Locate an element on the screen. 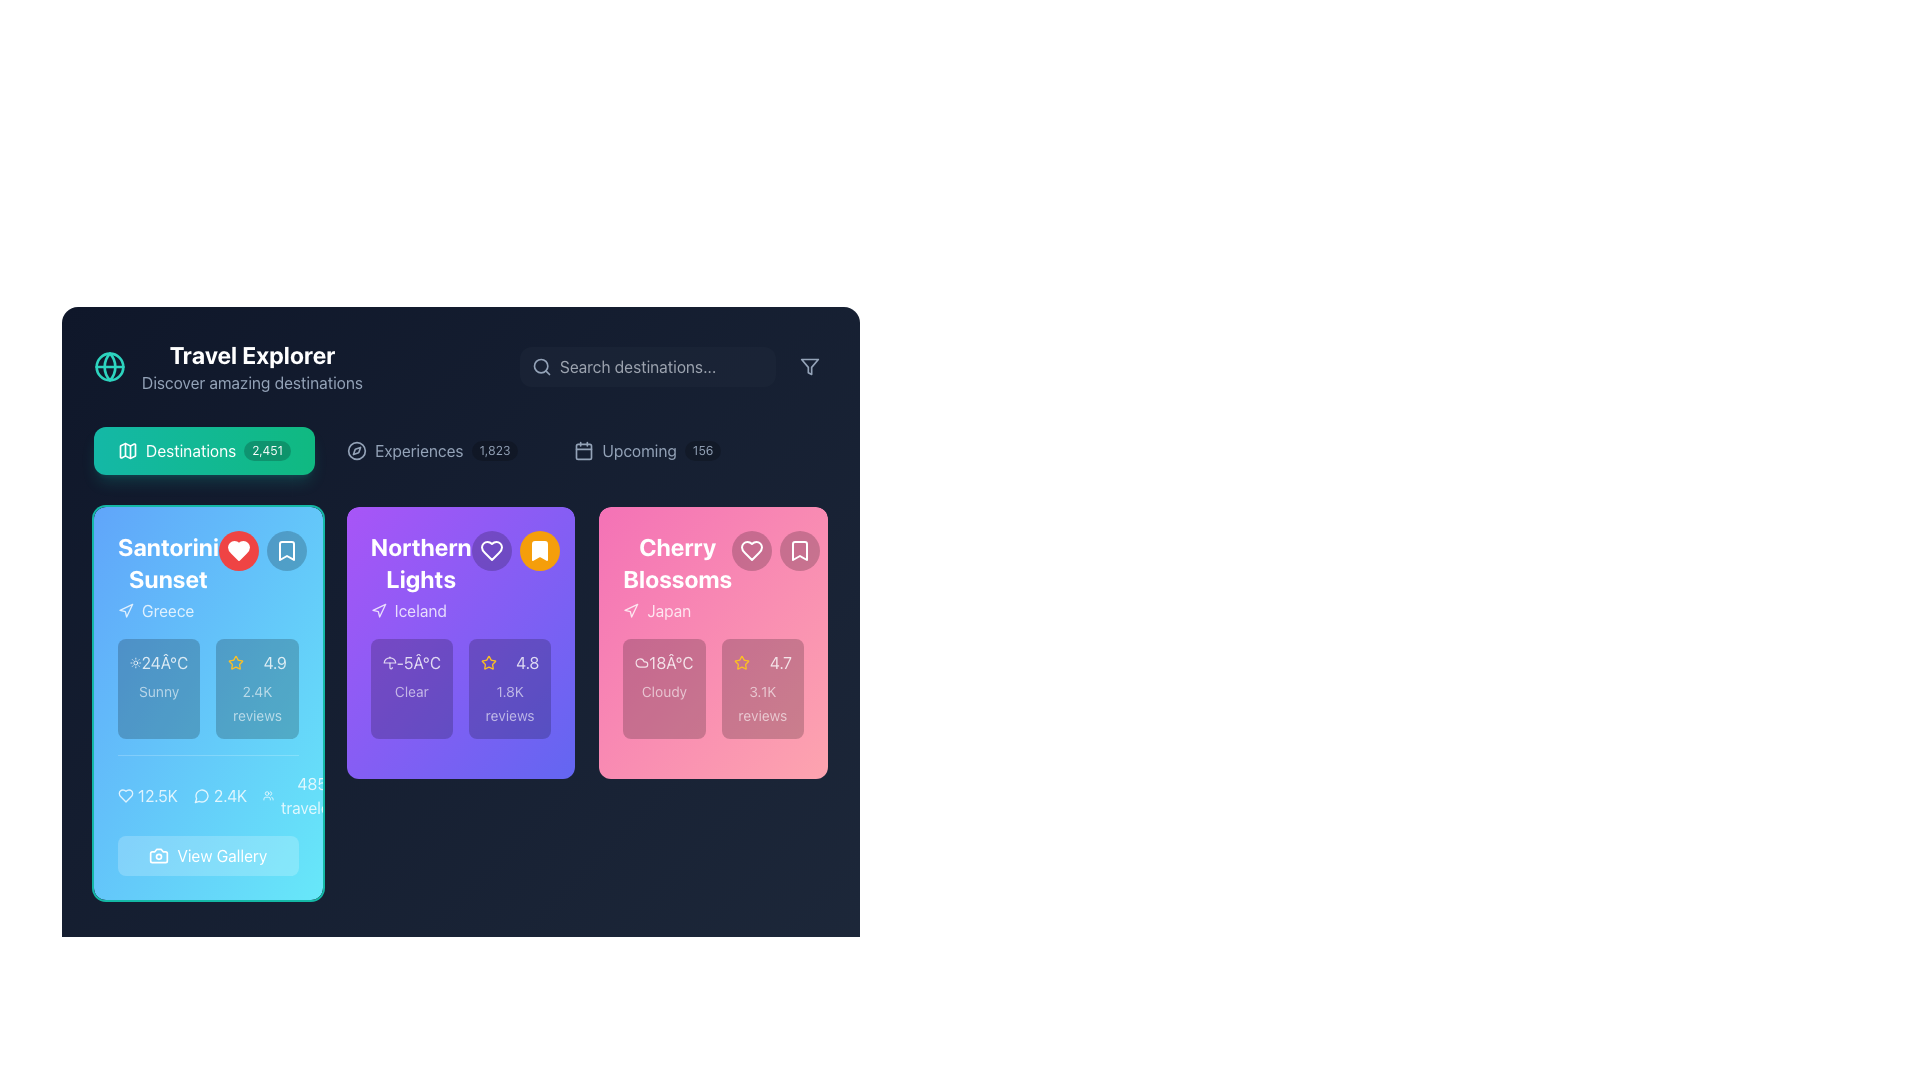 The image size is (1920, 1080). the bookmark icon located at the top-right corner of the 'Northern Lights' card, which features a white rectangular shape with a pointed bottom on an orange circular background, to bookmark the associated content is located at coordinates (539, 551).